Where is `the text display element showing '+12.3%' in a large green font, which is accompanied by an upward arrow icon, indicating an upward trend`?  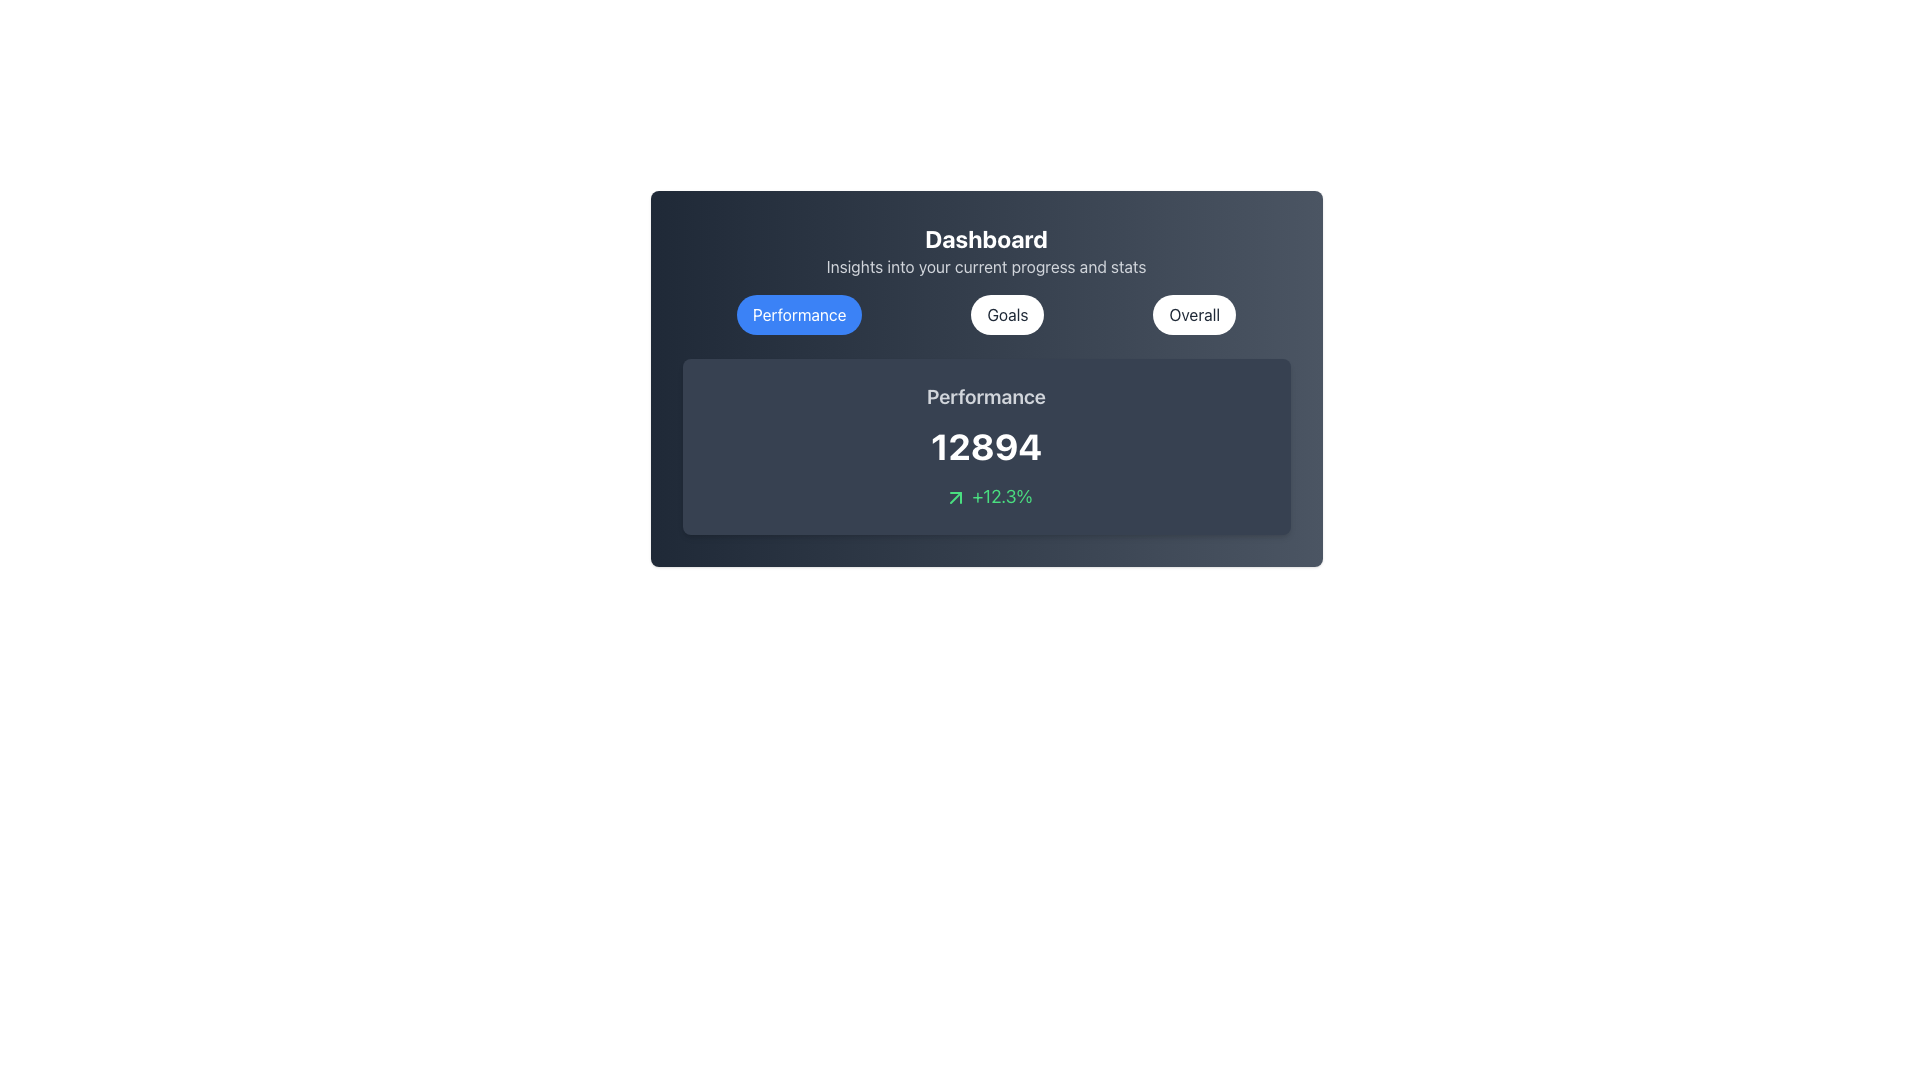
the text display element showing '+12.3%' in a large green font, which is accompanied by an upward arrow icon, indicating an upward trend is located at coordinates (986, 496).